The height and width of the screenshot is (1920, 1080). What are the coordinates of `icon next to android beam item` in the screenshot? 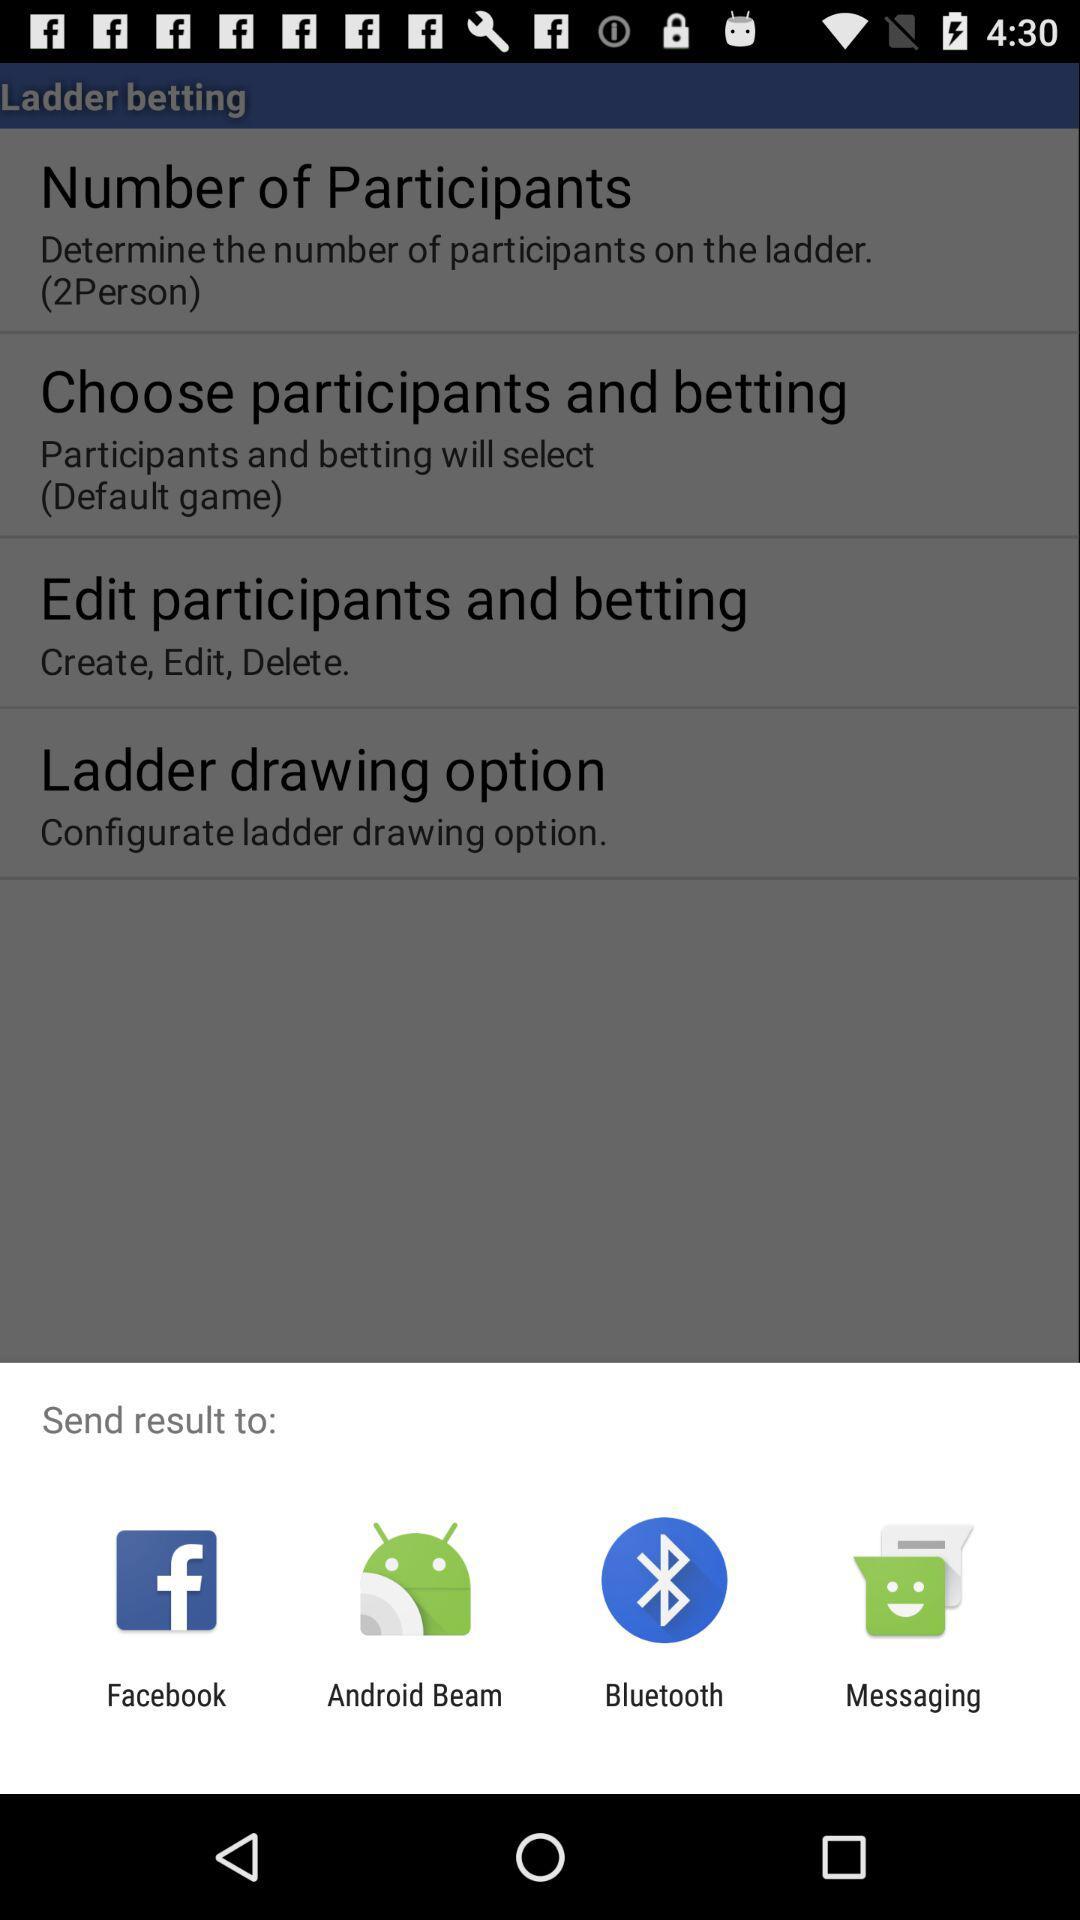 It's located at (165, 1711).